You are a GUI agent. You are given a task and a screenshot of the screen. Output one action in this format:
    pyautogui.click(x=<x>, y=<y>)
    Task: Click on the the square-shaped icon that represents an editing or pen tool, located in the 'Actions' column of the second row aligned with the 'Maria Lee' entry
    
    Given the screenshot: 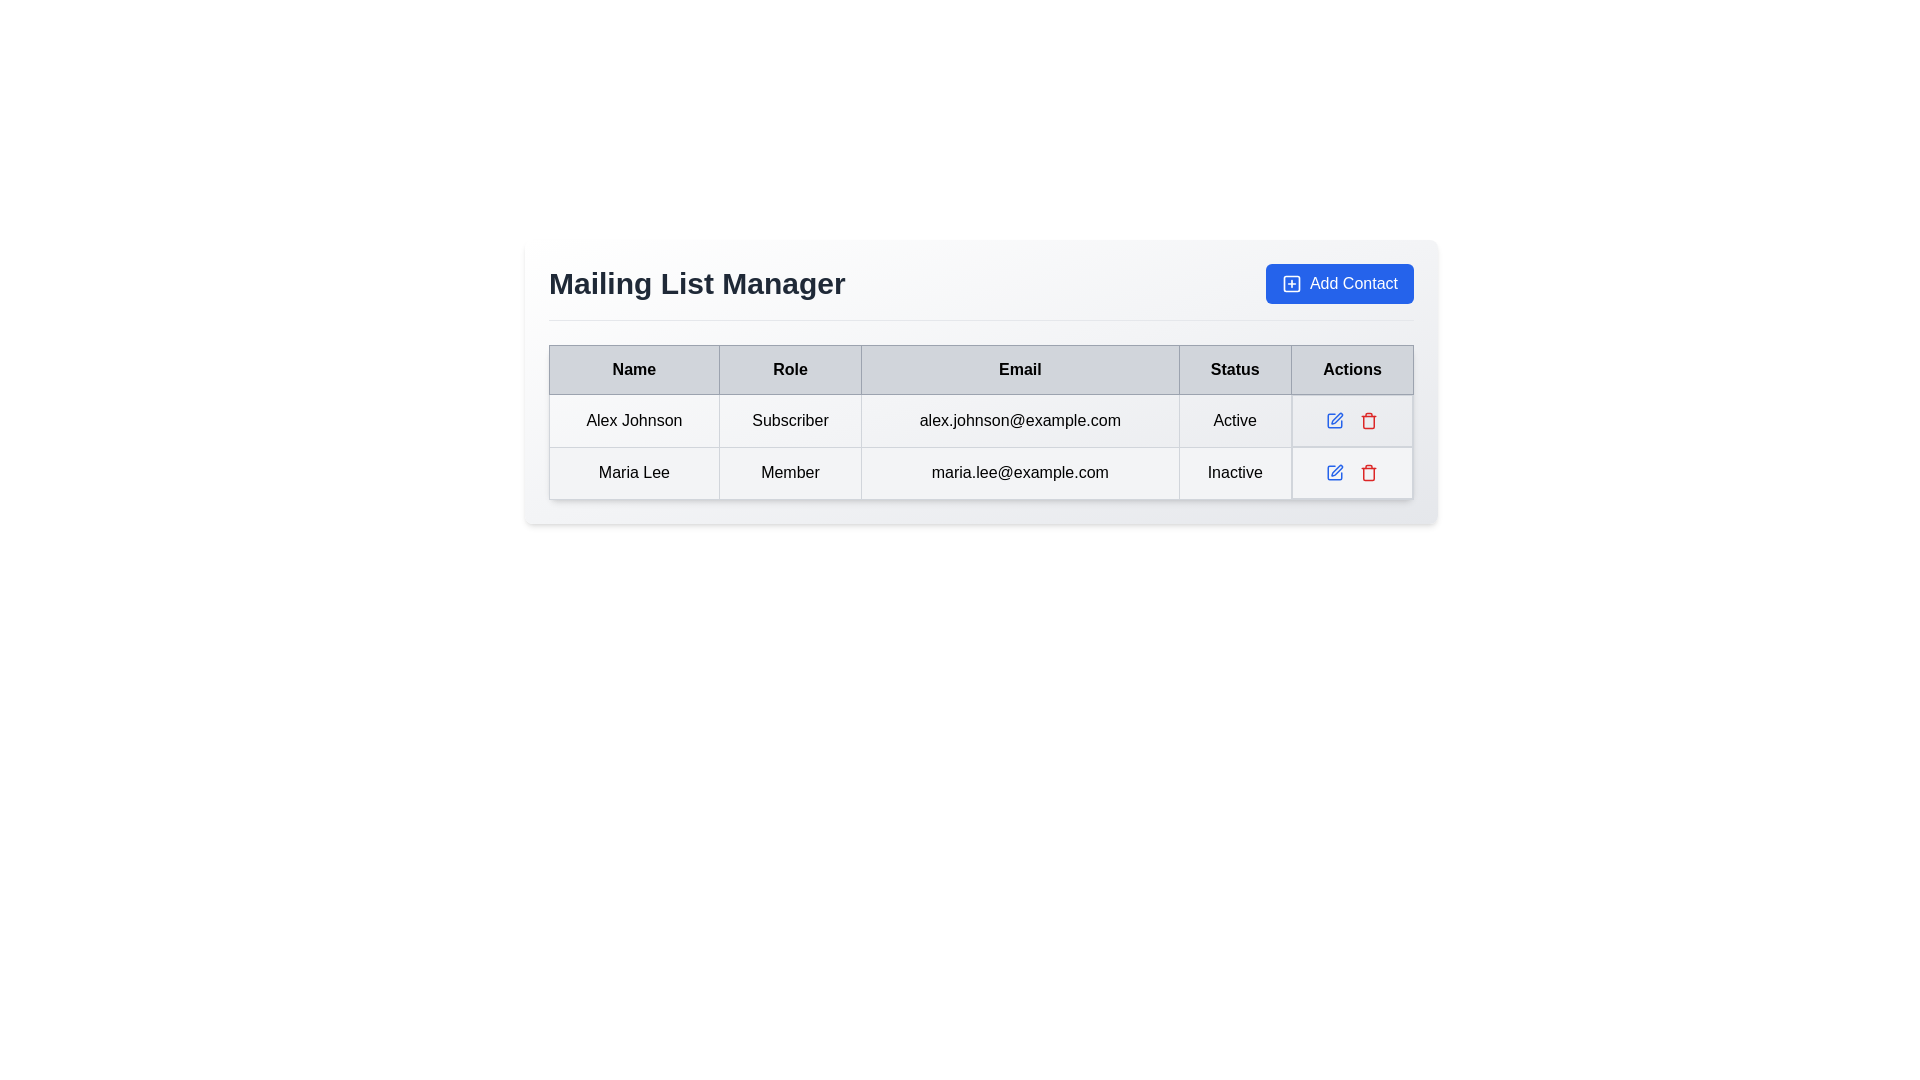 What is the action you would take?
    pyautogui.click(x=1335, y=419)
    